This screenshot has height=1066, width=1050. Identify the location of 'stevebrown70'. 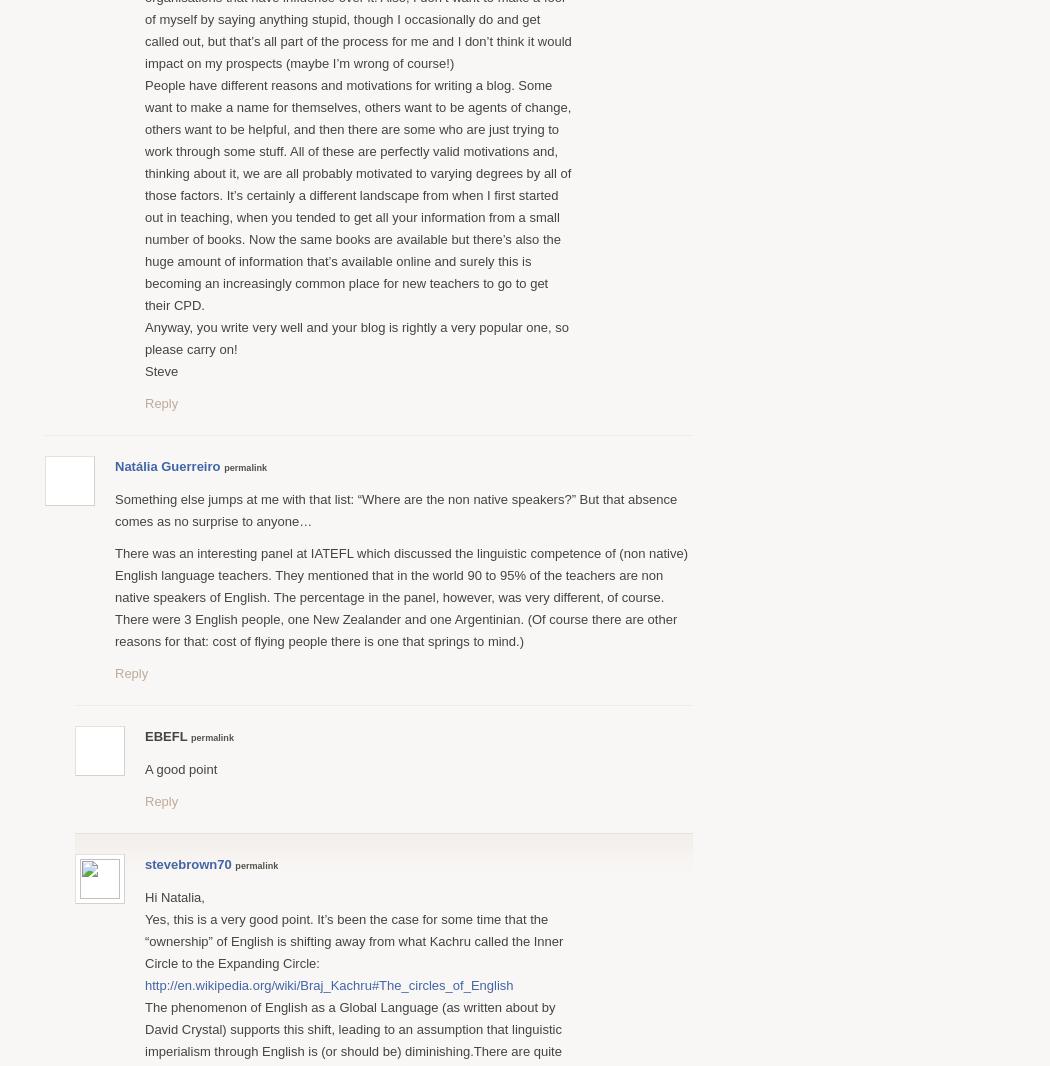
(187, 863).